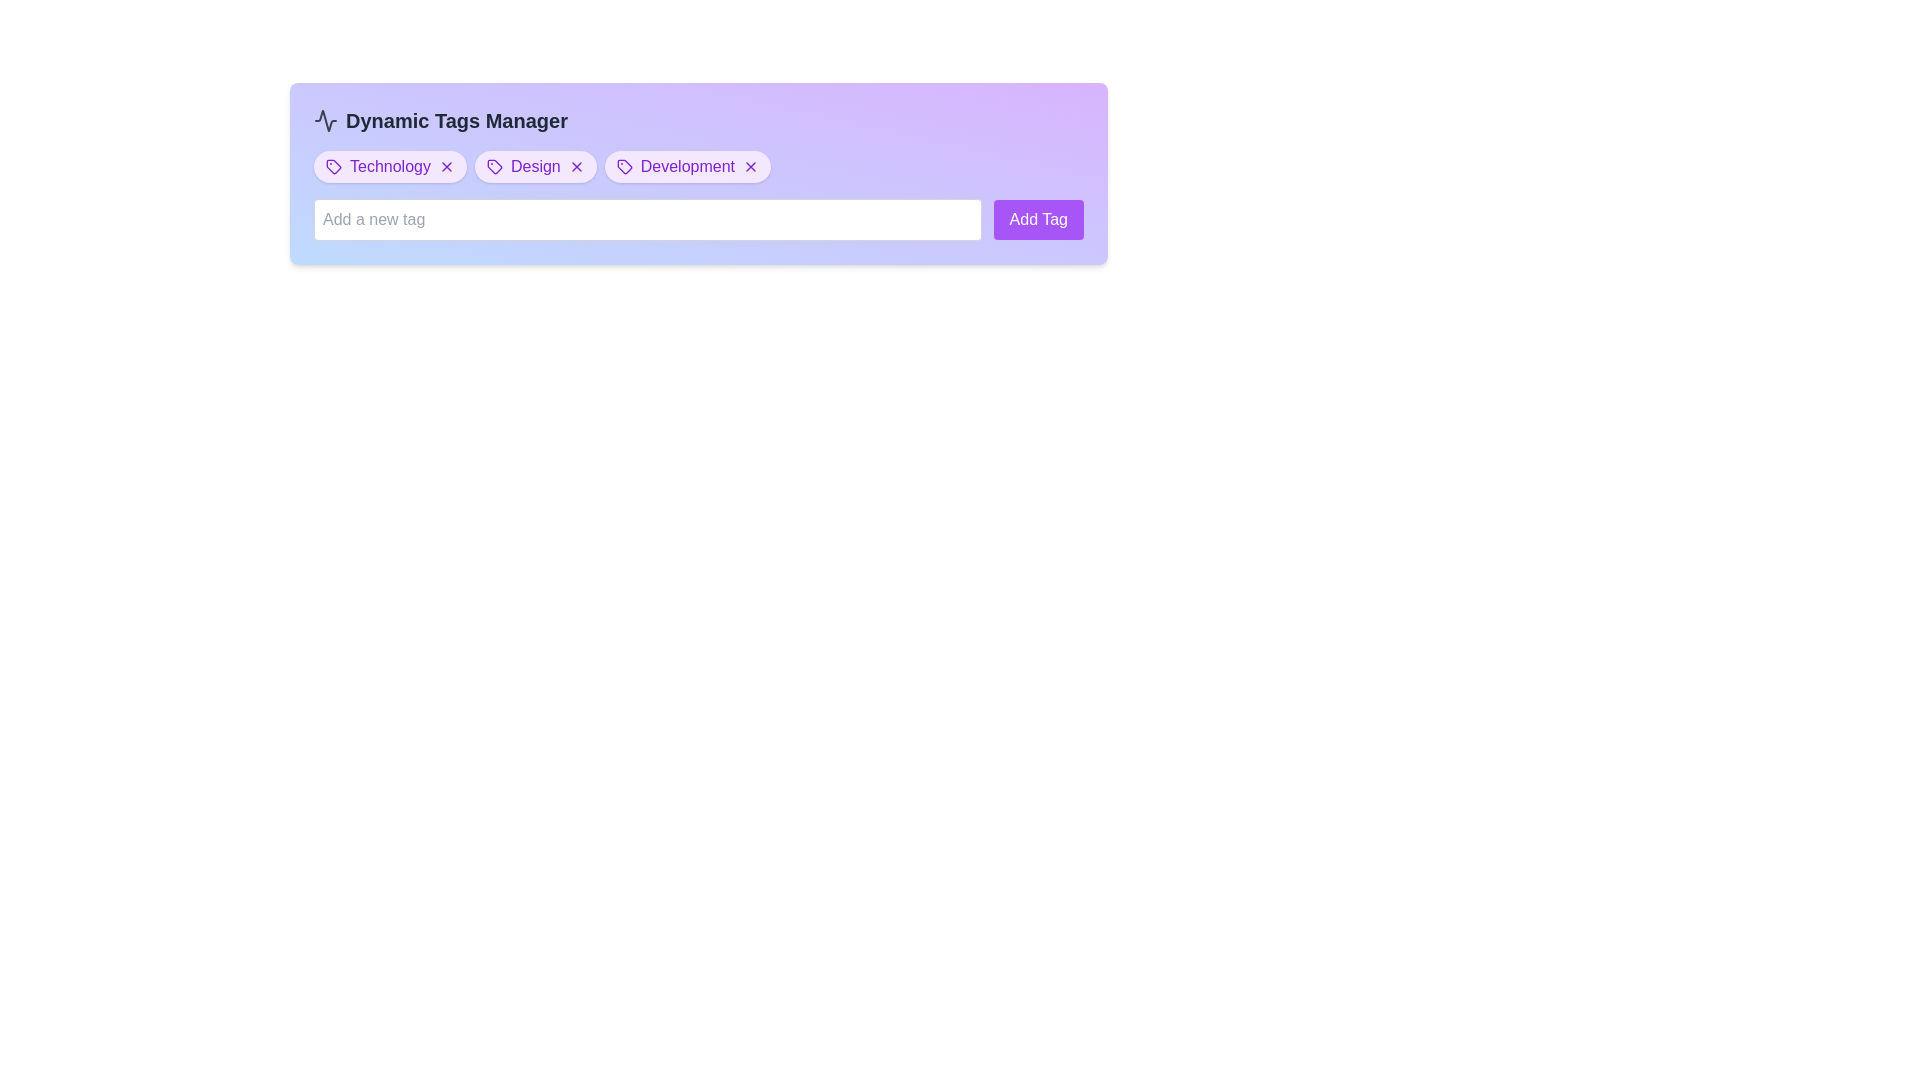 The height and width of the screenshot is (1080, 1920). What do you see at coordinates (445, 165) in the screenshot?
I see `the 'X' icon button located to the right of the 'Technology' tag` at bounding box center [445, 165].